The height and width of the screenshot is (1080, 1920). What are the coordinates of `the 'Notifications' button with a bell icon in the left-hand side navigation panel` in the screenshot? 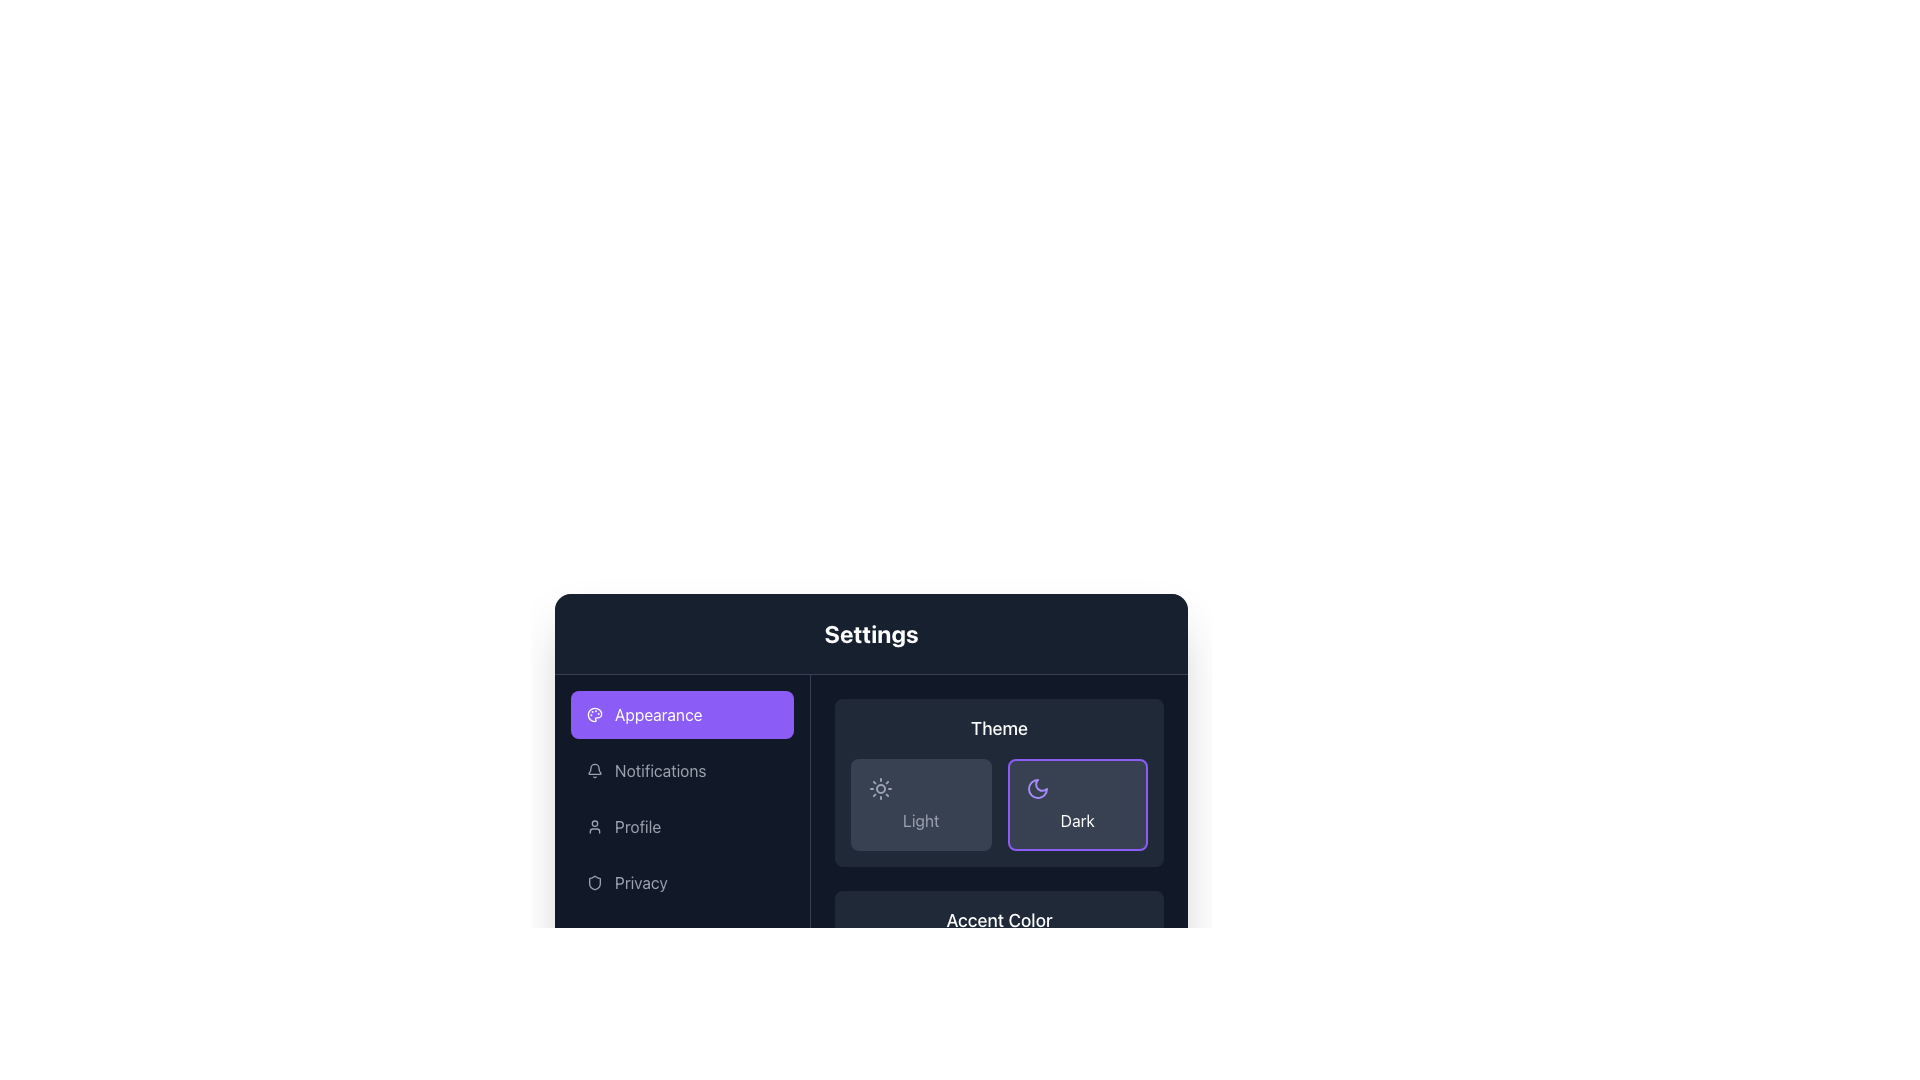 It's located at (682, 770).